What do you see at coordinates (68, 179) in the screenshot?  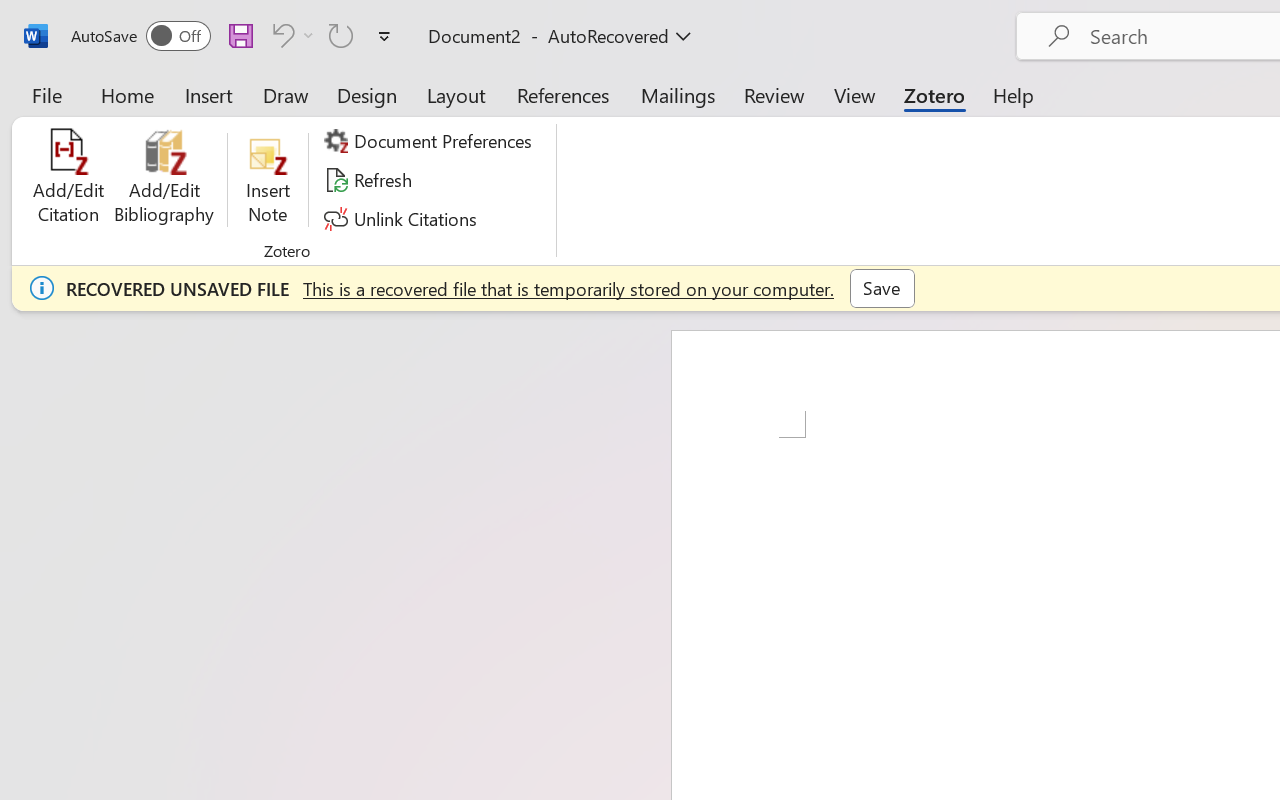 I see `'Add/Edit Citation'` at bounding box center [68, 179].